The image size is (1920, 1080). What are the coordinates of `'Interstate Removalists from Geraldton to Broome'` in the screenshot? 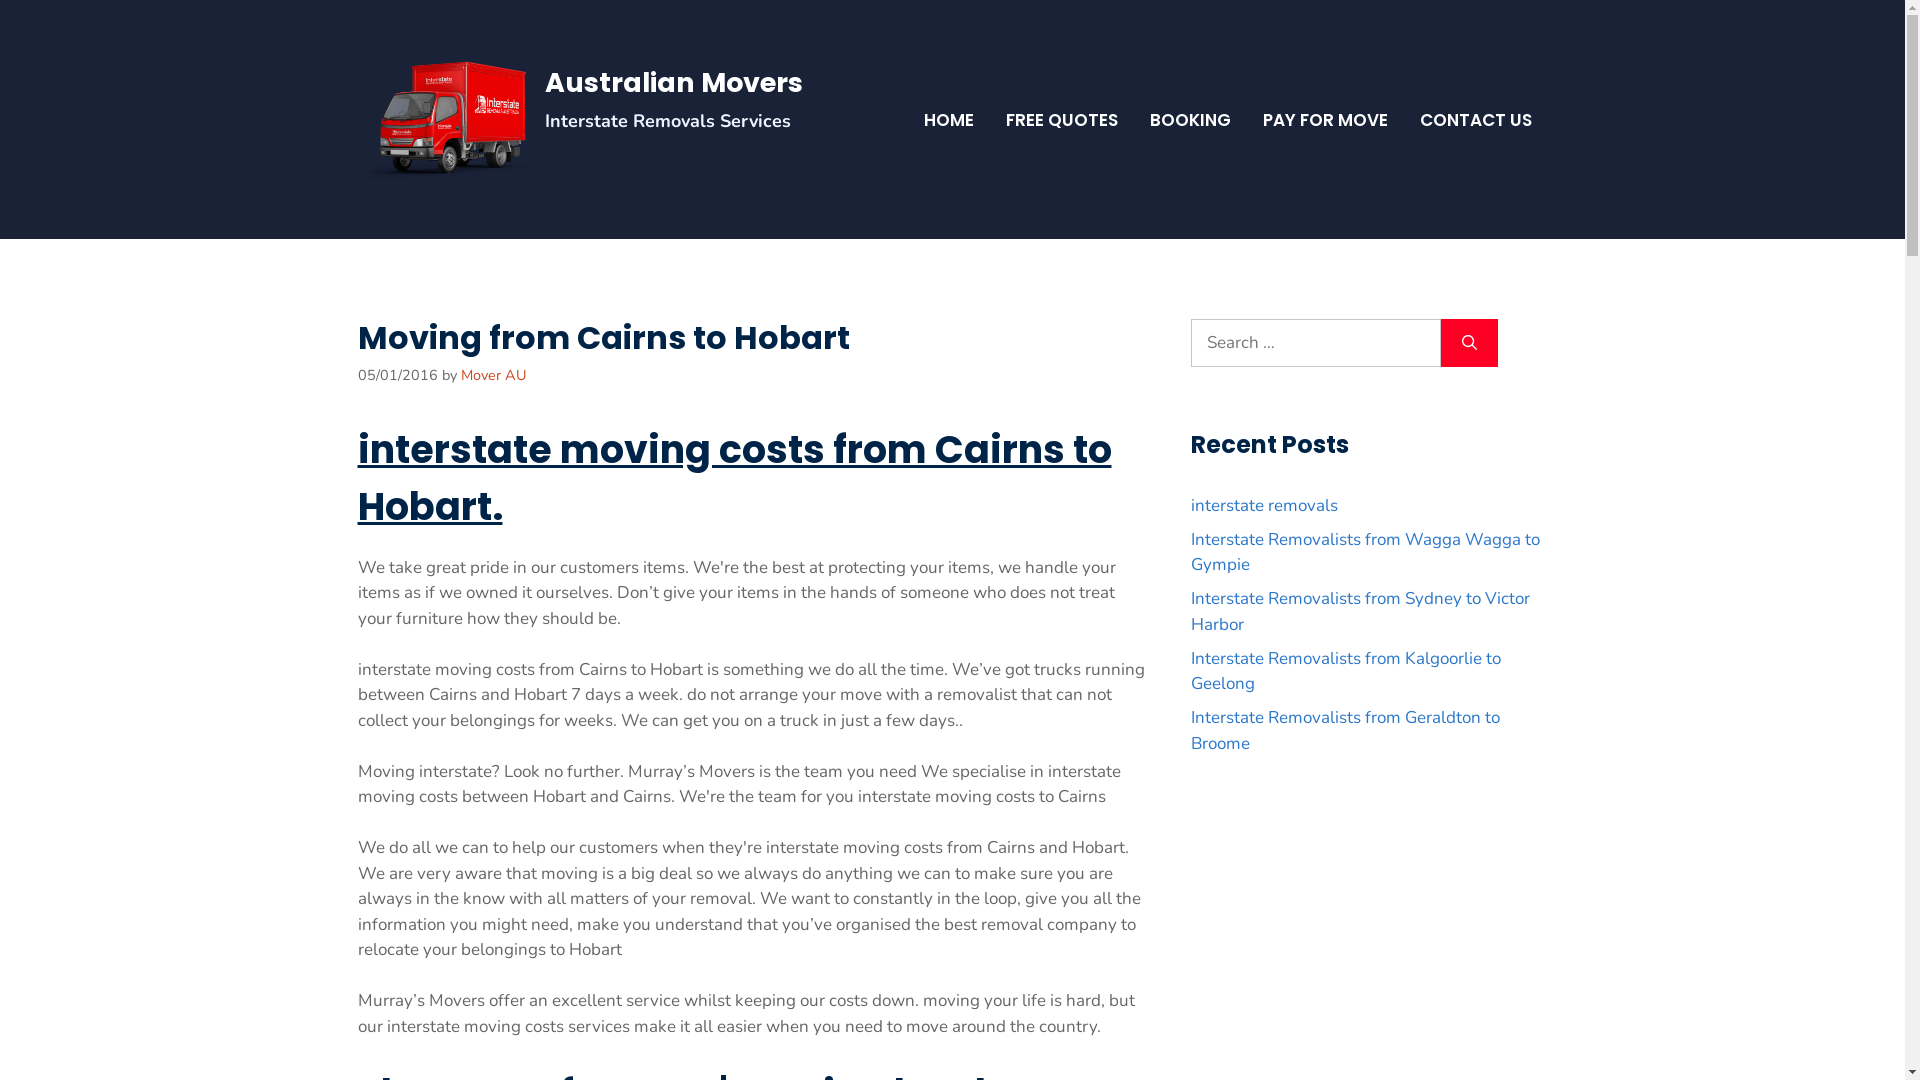 It's located at (1344, 730).